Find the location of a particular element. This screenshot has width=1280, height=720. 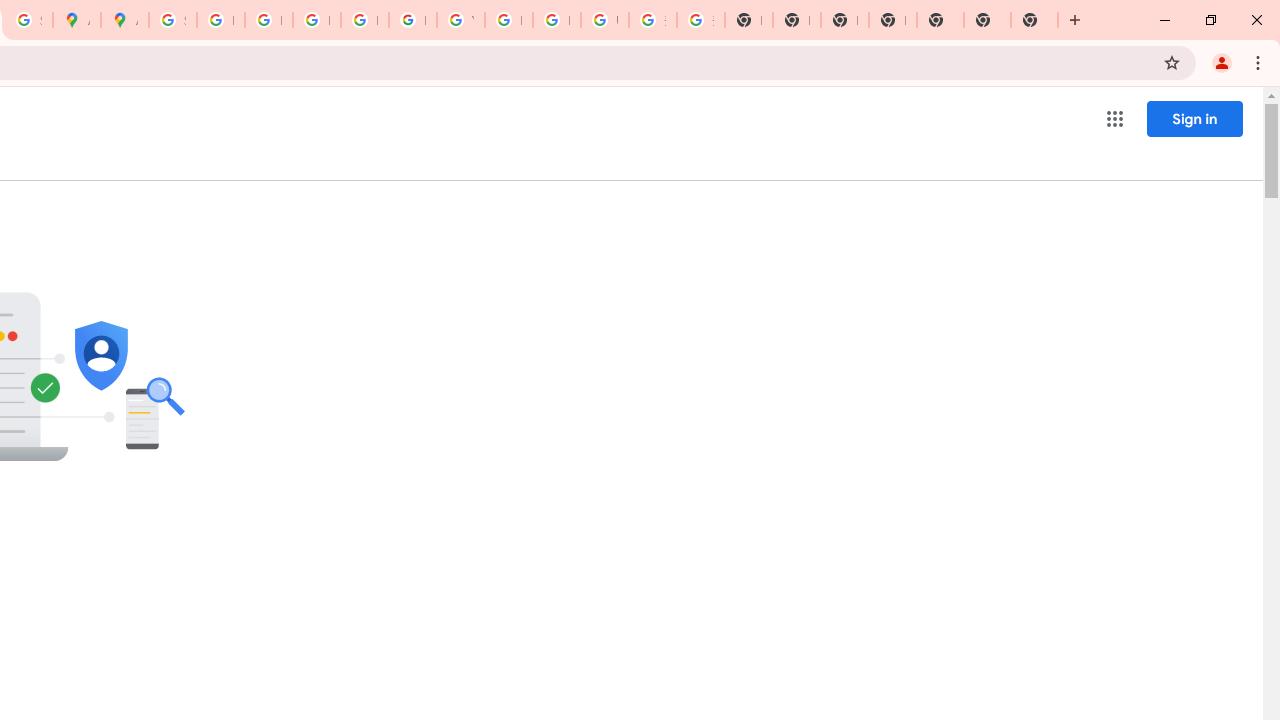

'New Tab' is located at coordinates (987, 20).